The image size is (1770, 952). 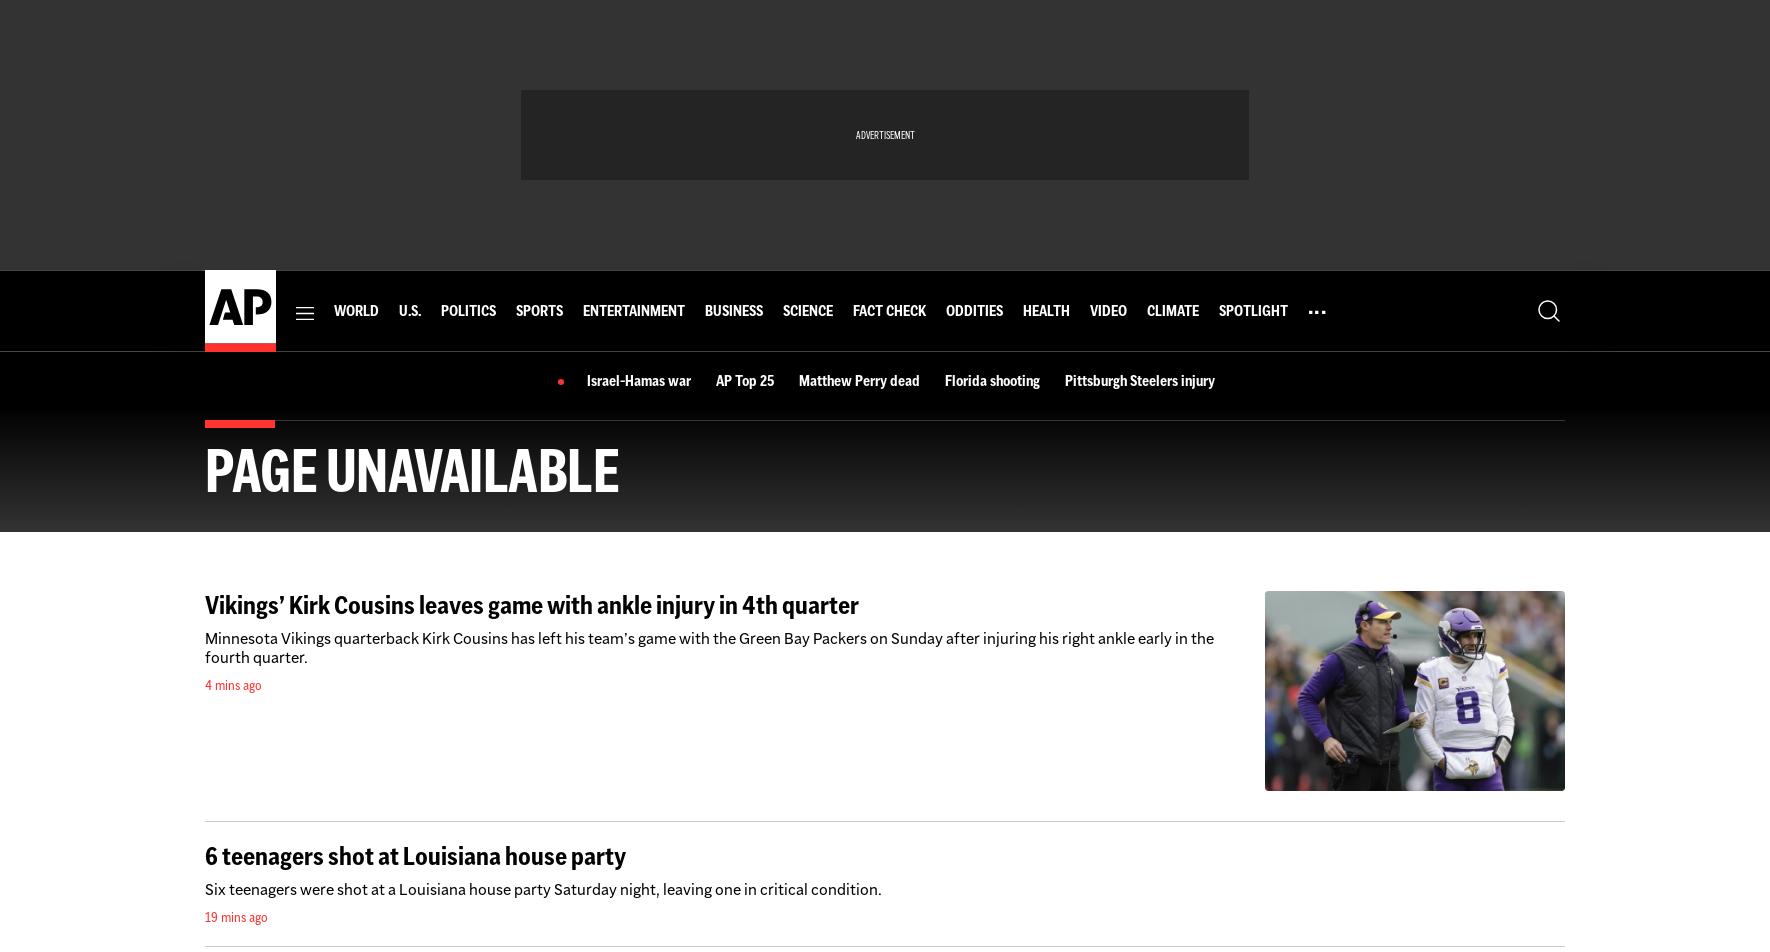 What do you see at coordinates (204, 604) in the screenshot?
I see `'Vikings’ Kirk Cousins leaves game with ankle injury in 4th quarter'` at bounding box center [204, 604].